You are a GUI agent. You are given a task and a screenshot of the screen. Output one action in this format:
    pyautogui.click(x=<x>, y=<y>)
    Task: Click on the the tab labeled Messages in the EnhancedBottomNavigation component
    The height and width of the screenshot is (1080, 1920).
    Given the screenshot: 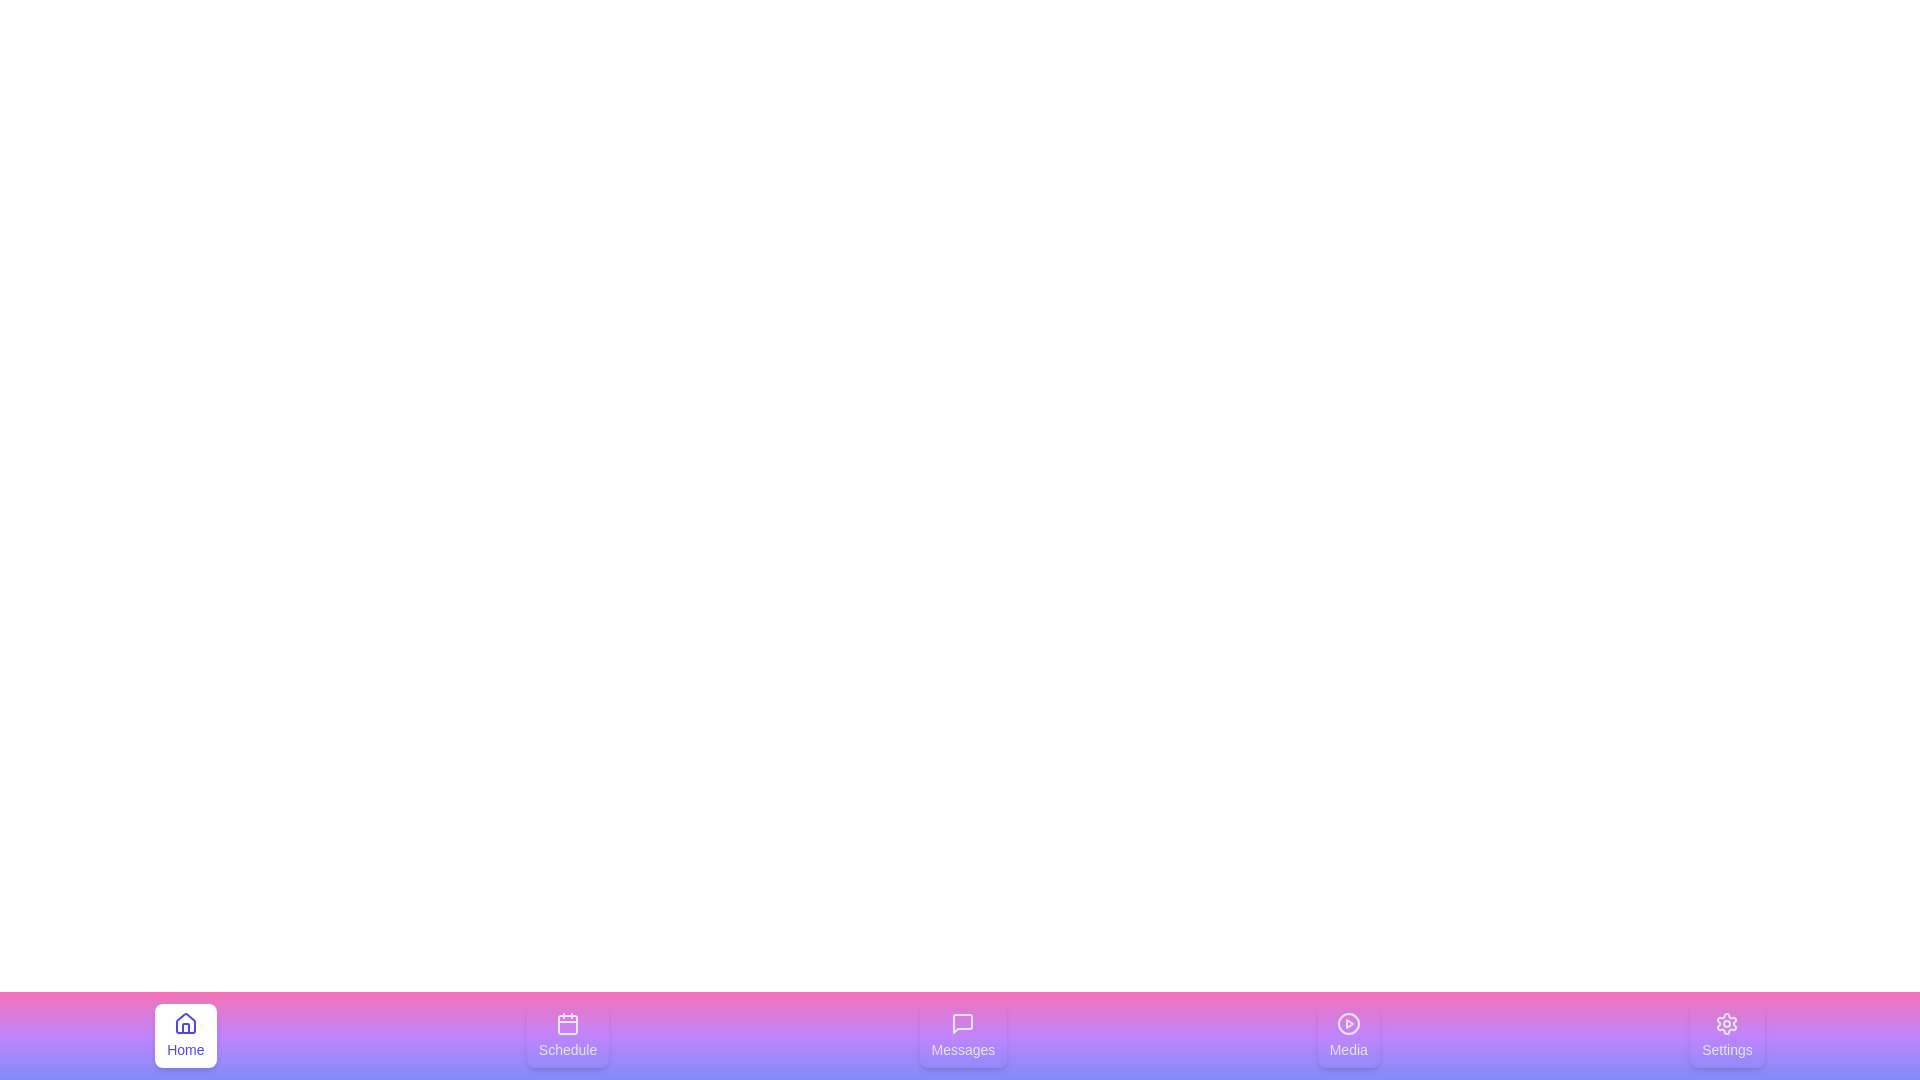 What is the action you would take?
    pyautogui.click(x=963, y=1035)
    